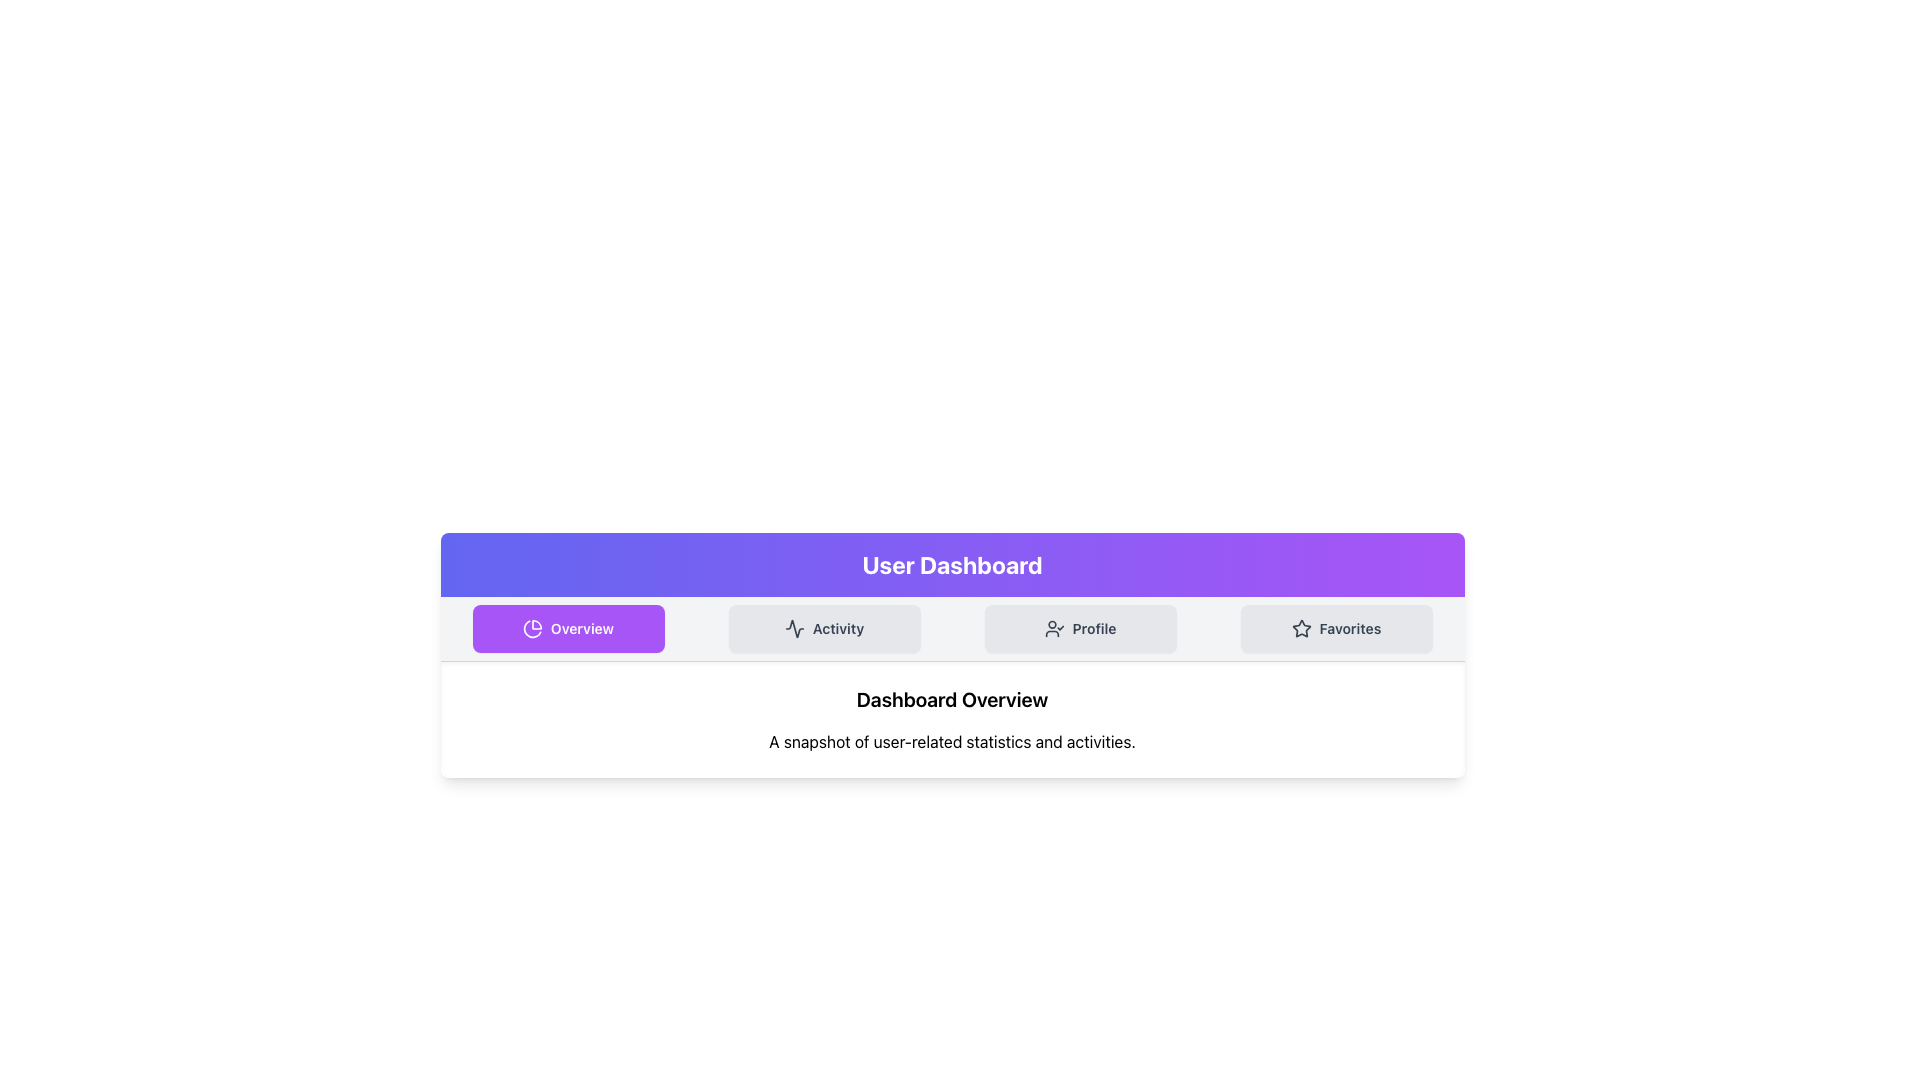 This screenshot has height=1080, width=1920. What do you see at coordinates (1079, 627) in the screenshot?
I see `the 'Profile' button located in the navigation bar under 'User Dashboard'` at bounding box center [1079, 627].